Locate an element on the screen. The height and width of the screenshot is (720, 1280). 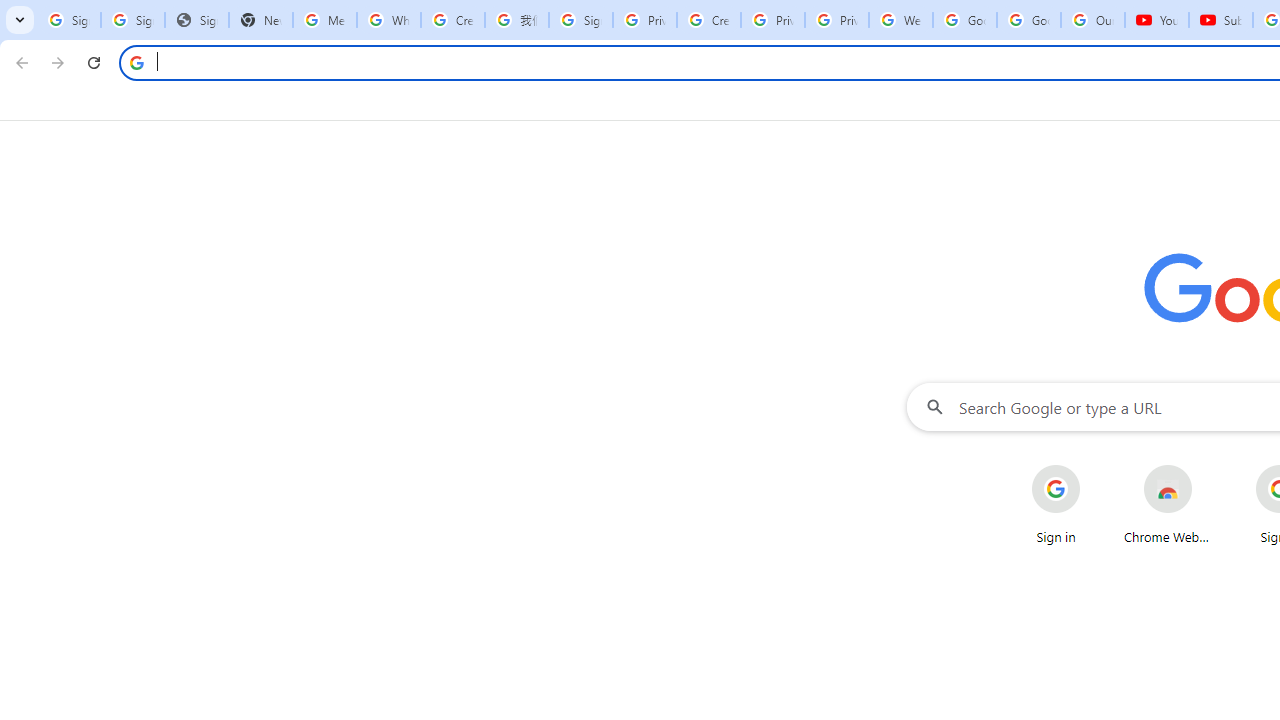
'New Tab' is located at coordinates (260, 20).